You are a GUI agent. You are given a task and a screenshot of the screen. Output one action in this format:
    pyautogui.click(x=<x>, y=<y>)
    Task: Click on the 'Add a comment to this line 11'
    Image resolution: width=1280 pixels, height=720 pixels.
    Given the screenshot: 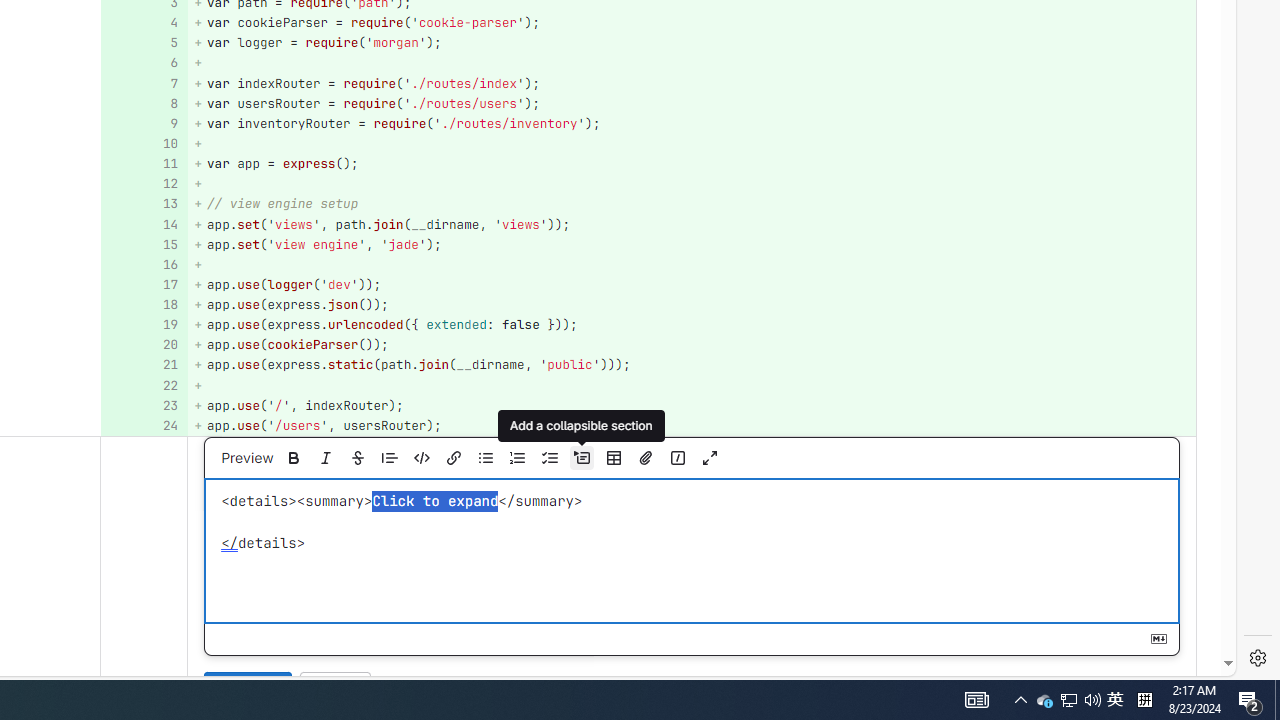 What is the action you would take?
    pyautogui.click(x=143, y=163)
    